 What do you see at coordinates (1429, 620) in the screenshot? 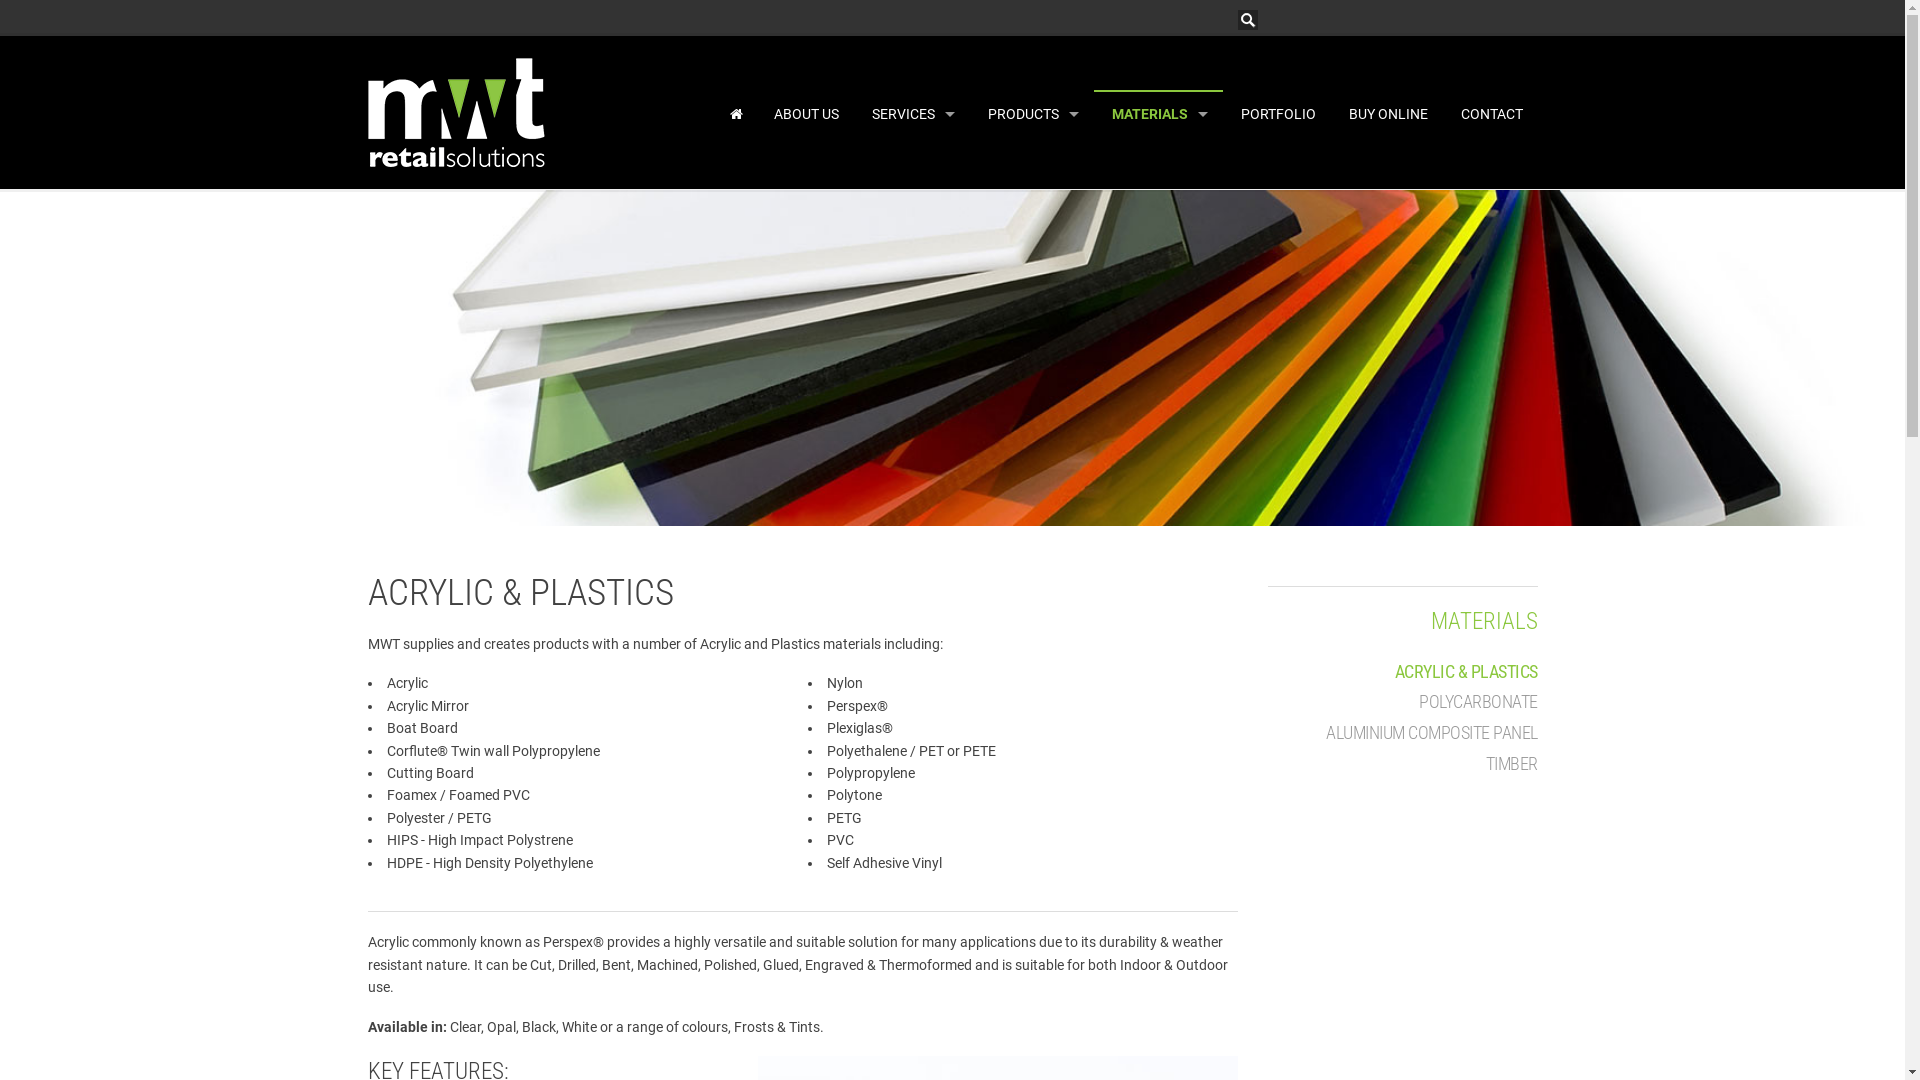
I see `'MATERIALS'` at bounding box center [1429, 620].